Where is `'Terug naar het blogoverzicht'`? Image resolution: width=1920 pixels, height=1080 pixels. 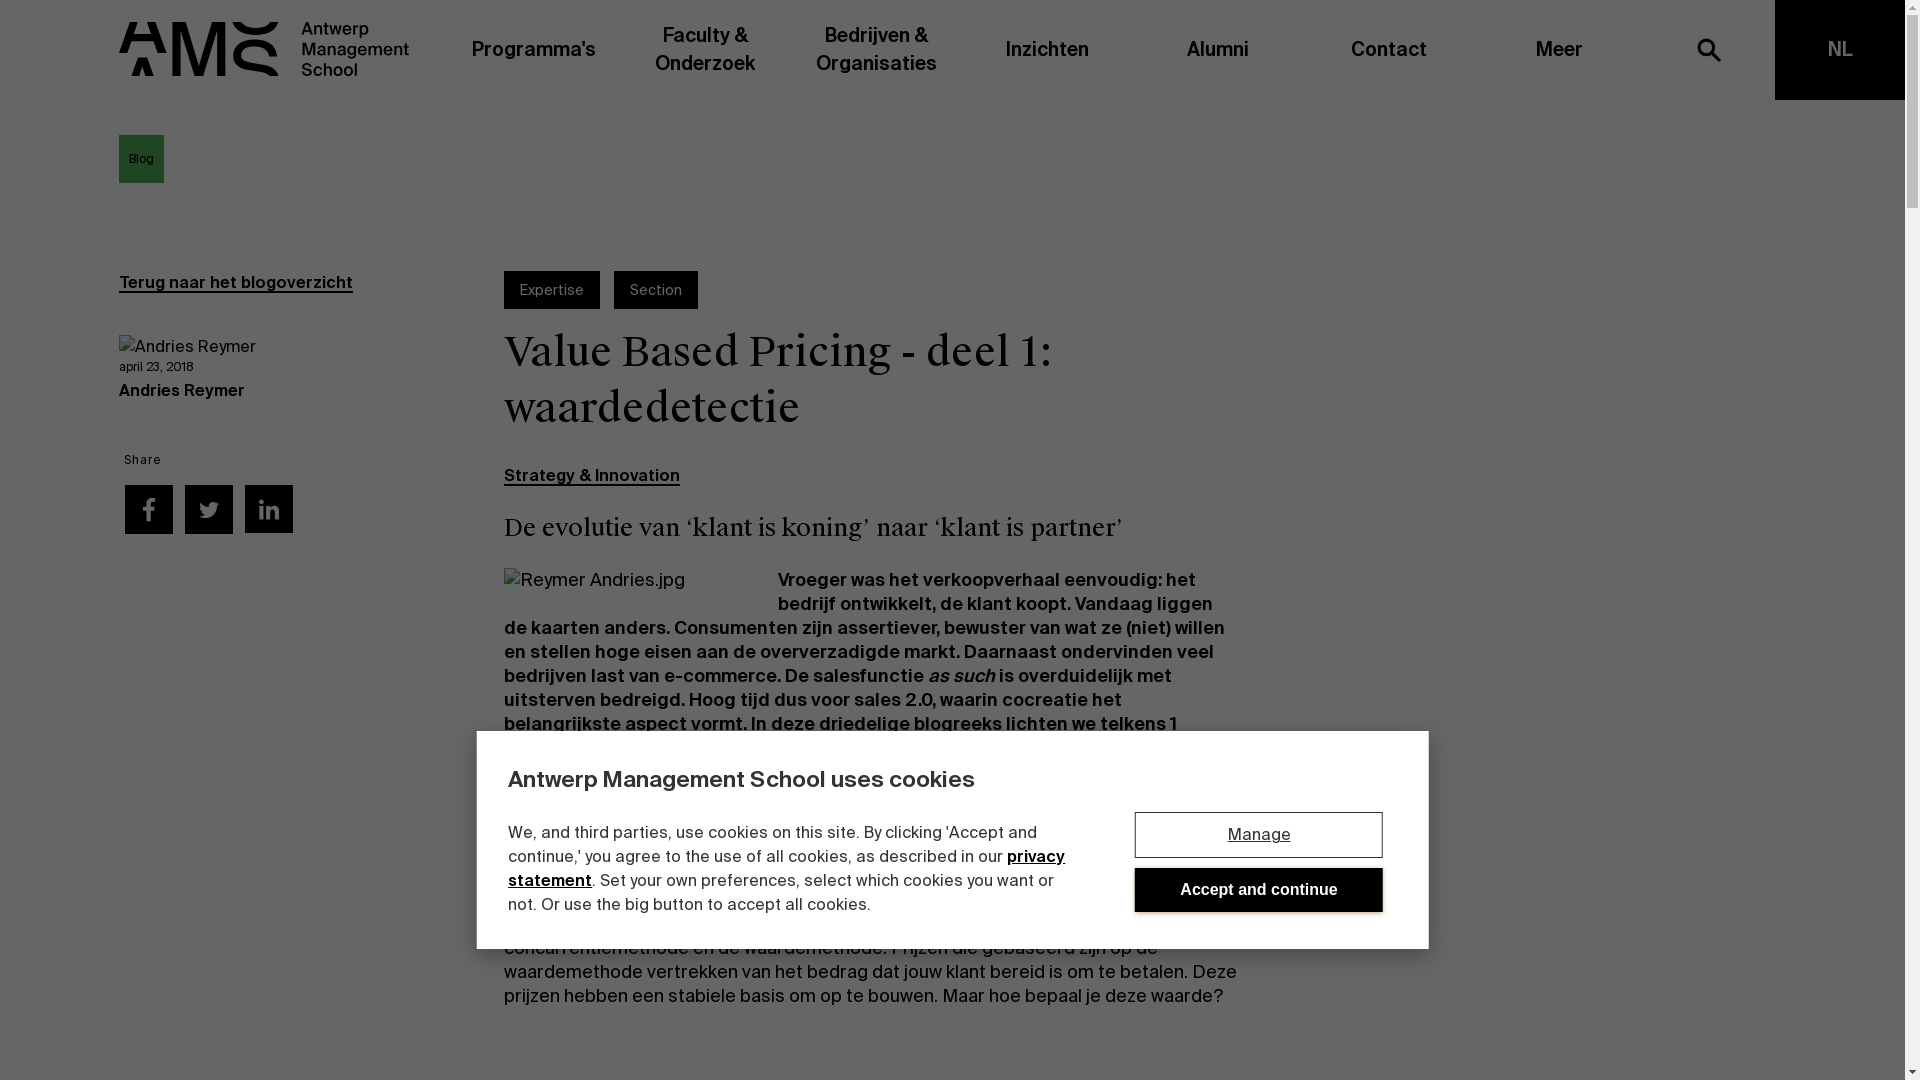 'Terug naar het blogoverzicht' is located at coordinates (235, 282).